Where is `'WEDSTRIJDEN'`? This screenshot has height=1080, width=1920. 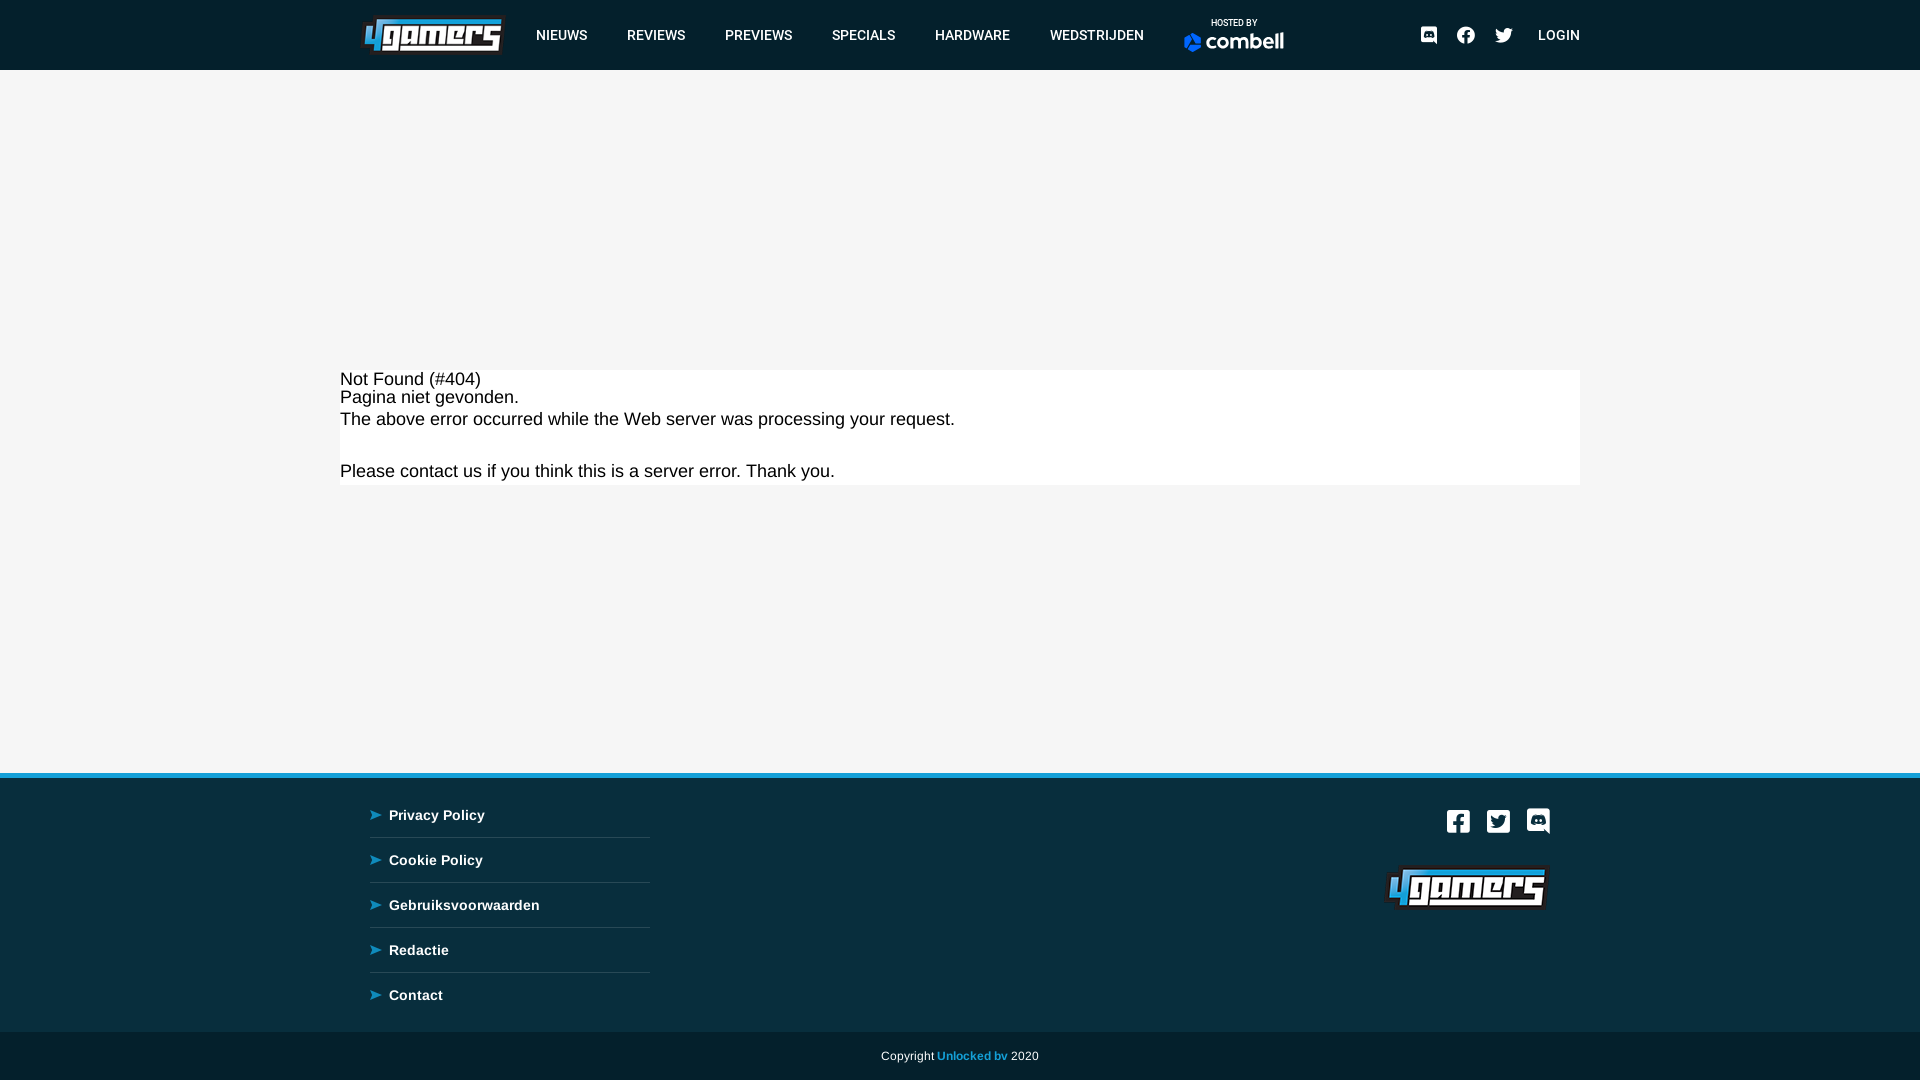 'WEDSTRIJDEN' is located at coordinates (1096, 34).